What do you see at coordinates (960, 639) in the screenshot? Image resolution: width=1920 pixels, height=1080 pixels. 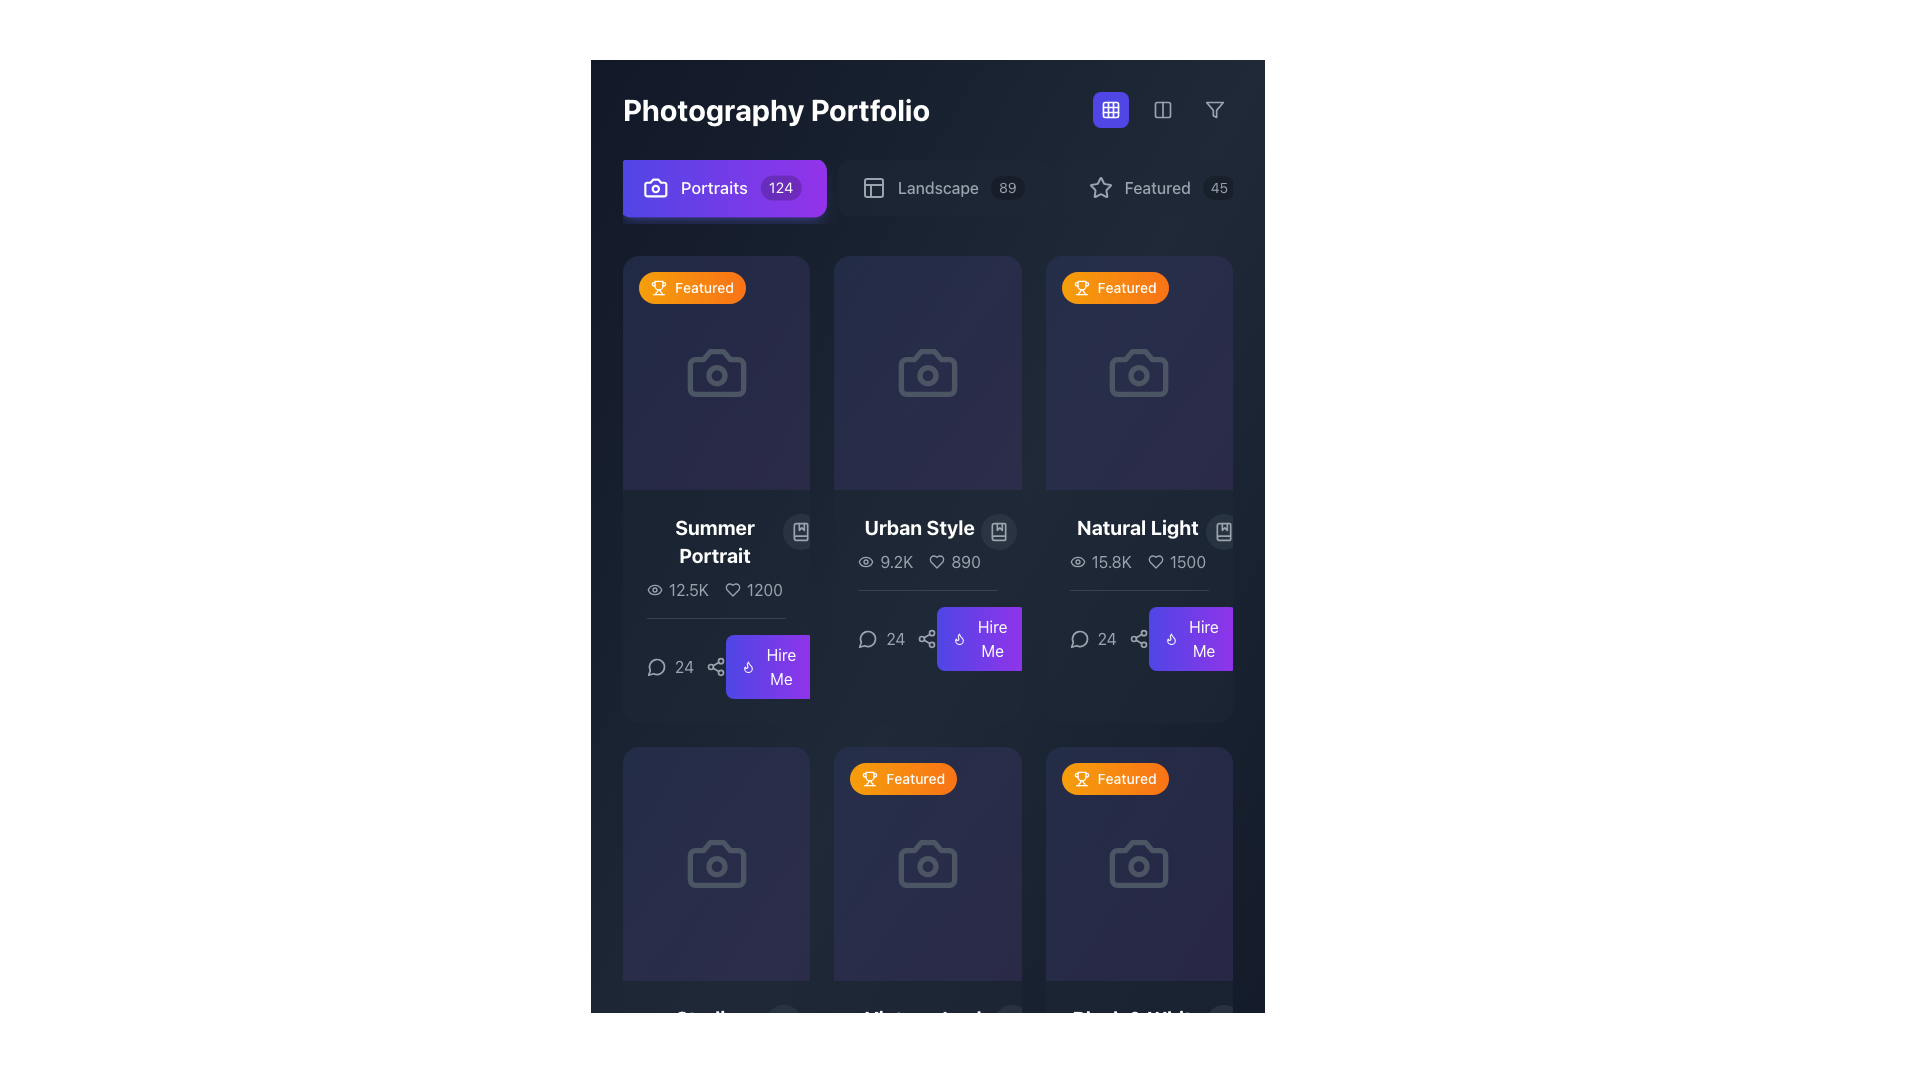 I see `the 'Hire Me' button that contains the flame SVG icon, which is positioned to the immediate left of the text 'Hire Me'` at bounding box center [960, 639].